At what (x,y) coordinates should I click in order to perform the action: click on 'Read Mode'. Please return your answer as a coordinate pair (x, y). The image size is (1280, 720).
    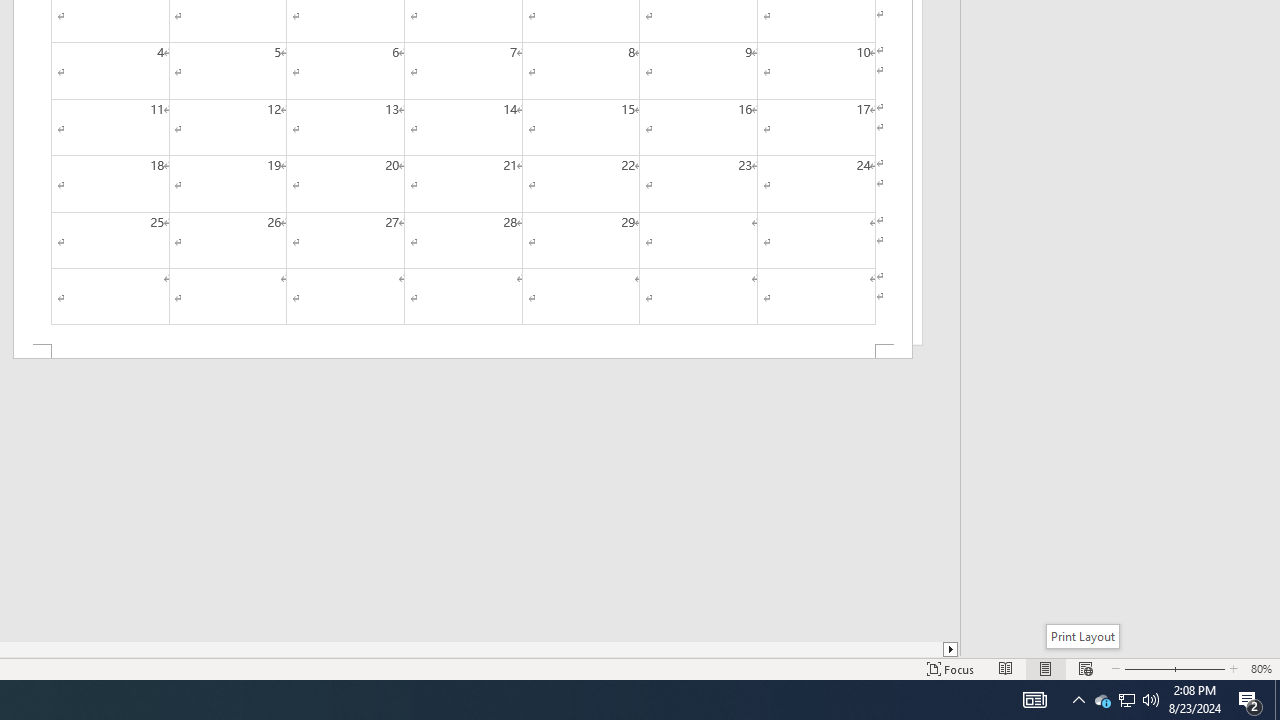
    Looking at the image, I should click on (1006, 669).